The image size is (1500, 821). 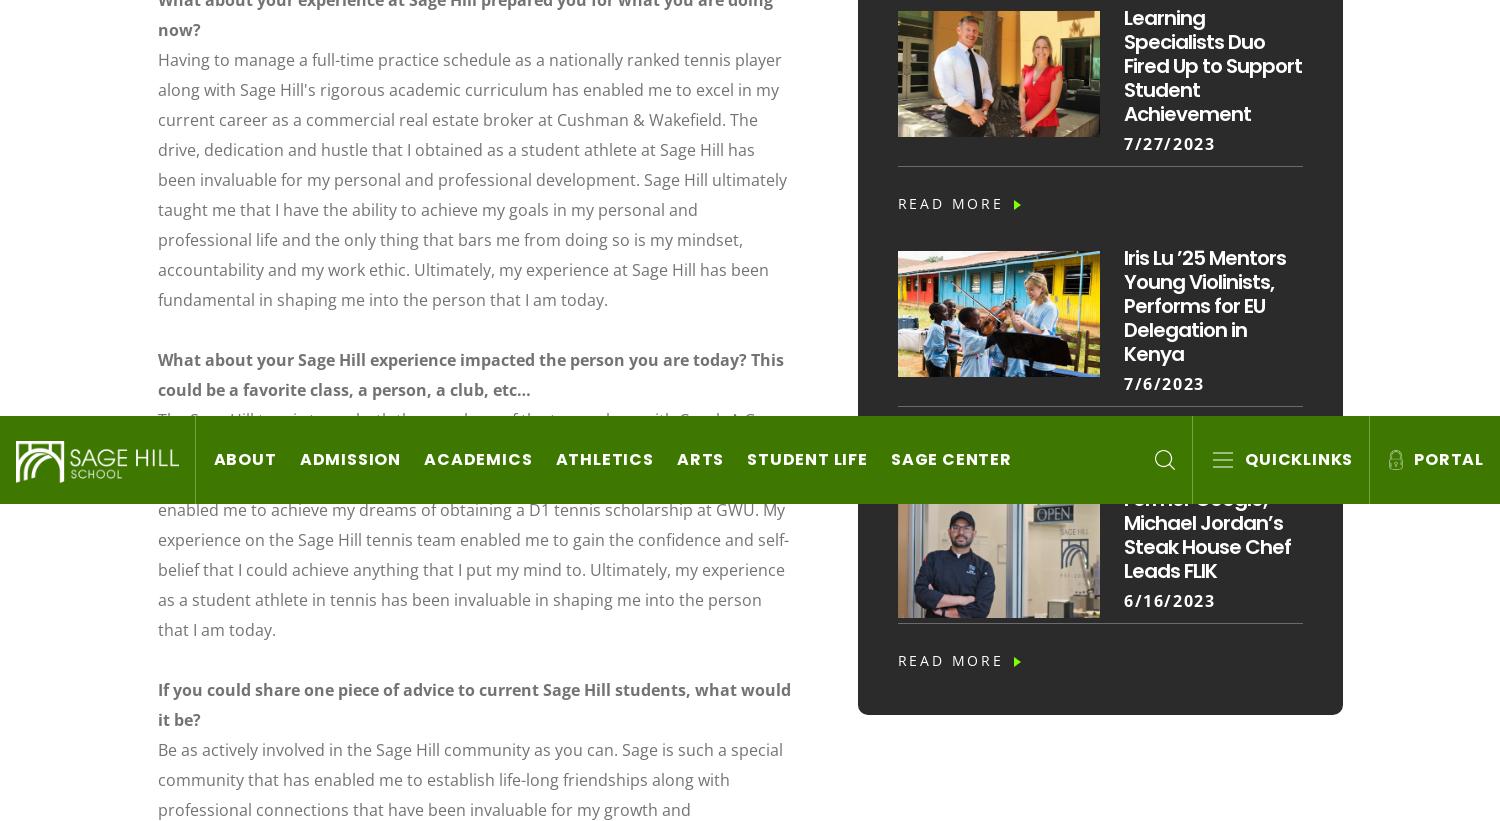 What do you see at coordinates (385, 372) in the screenshot?
I see `'Privacy Policy'` at bounding box center [385, 372].